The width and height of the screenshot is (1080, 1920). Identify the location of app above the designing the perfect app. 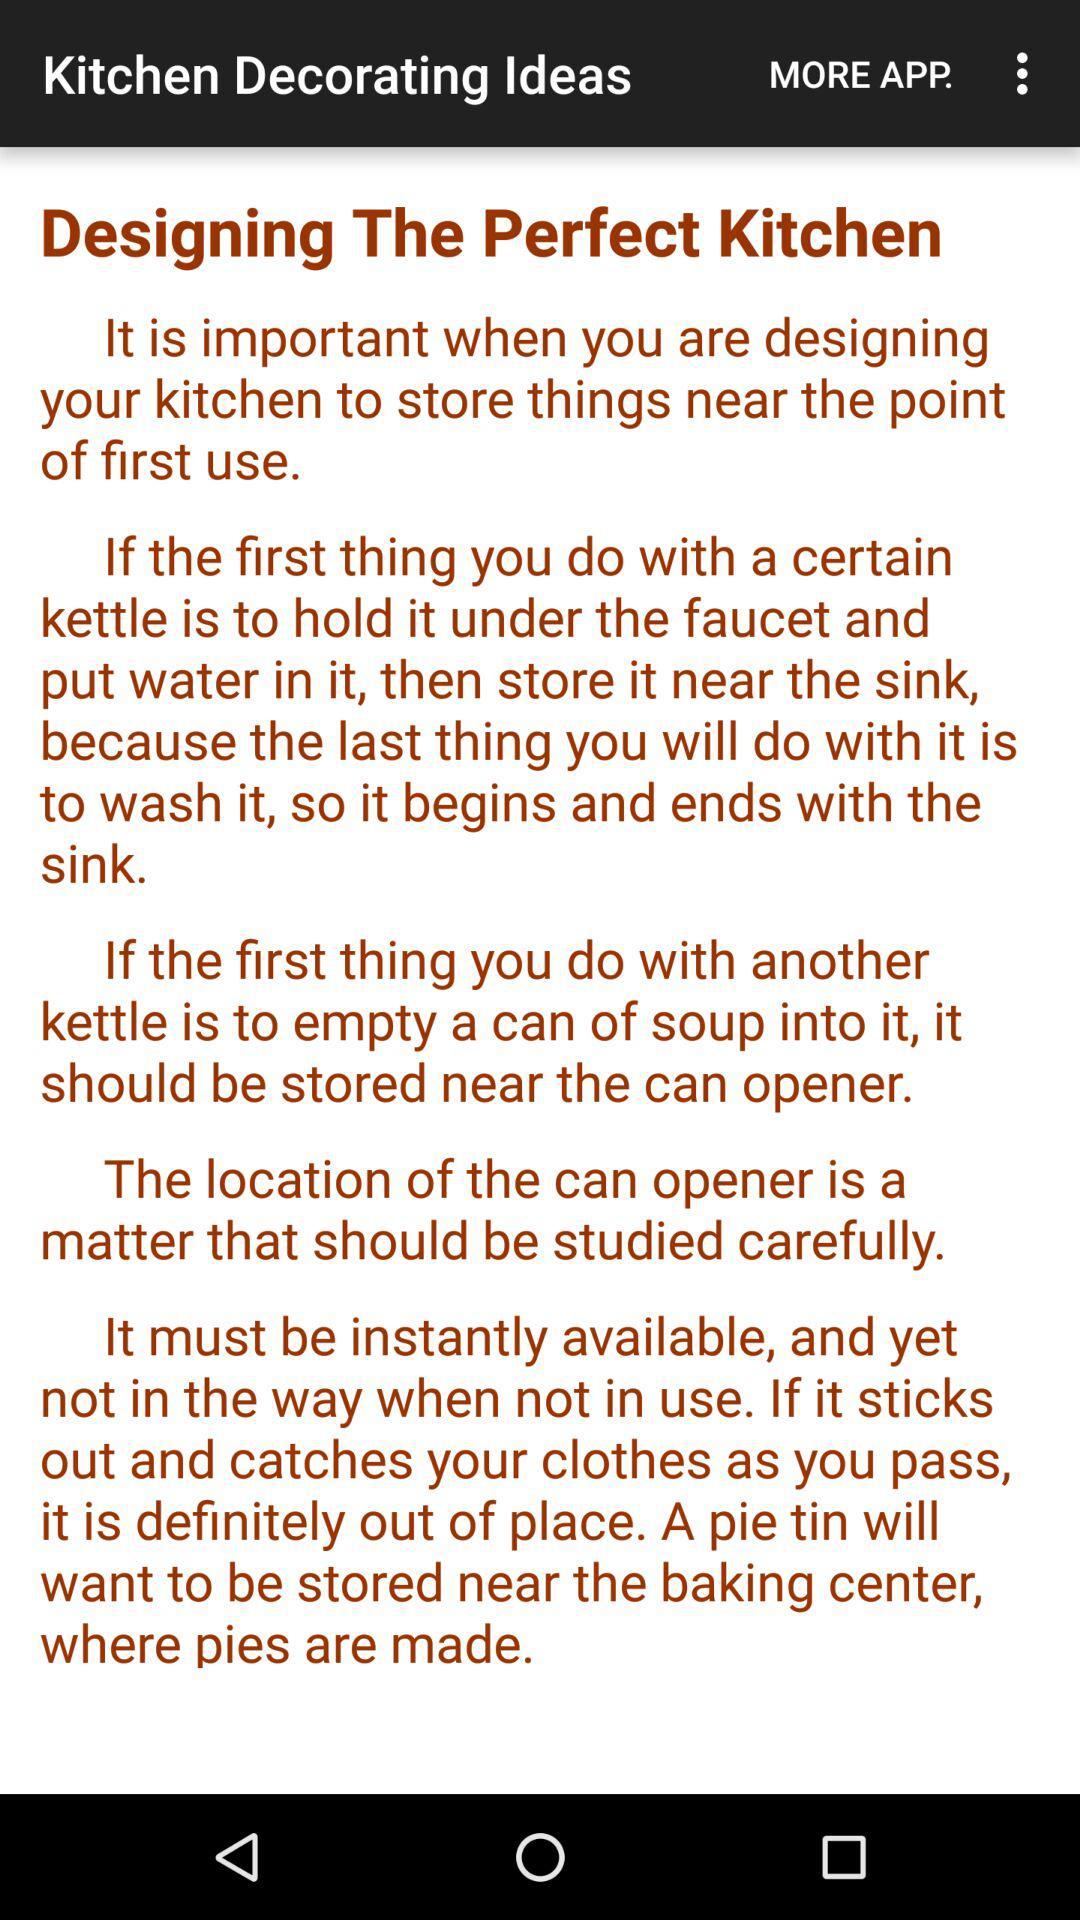
(1027, 73).